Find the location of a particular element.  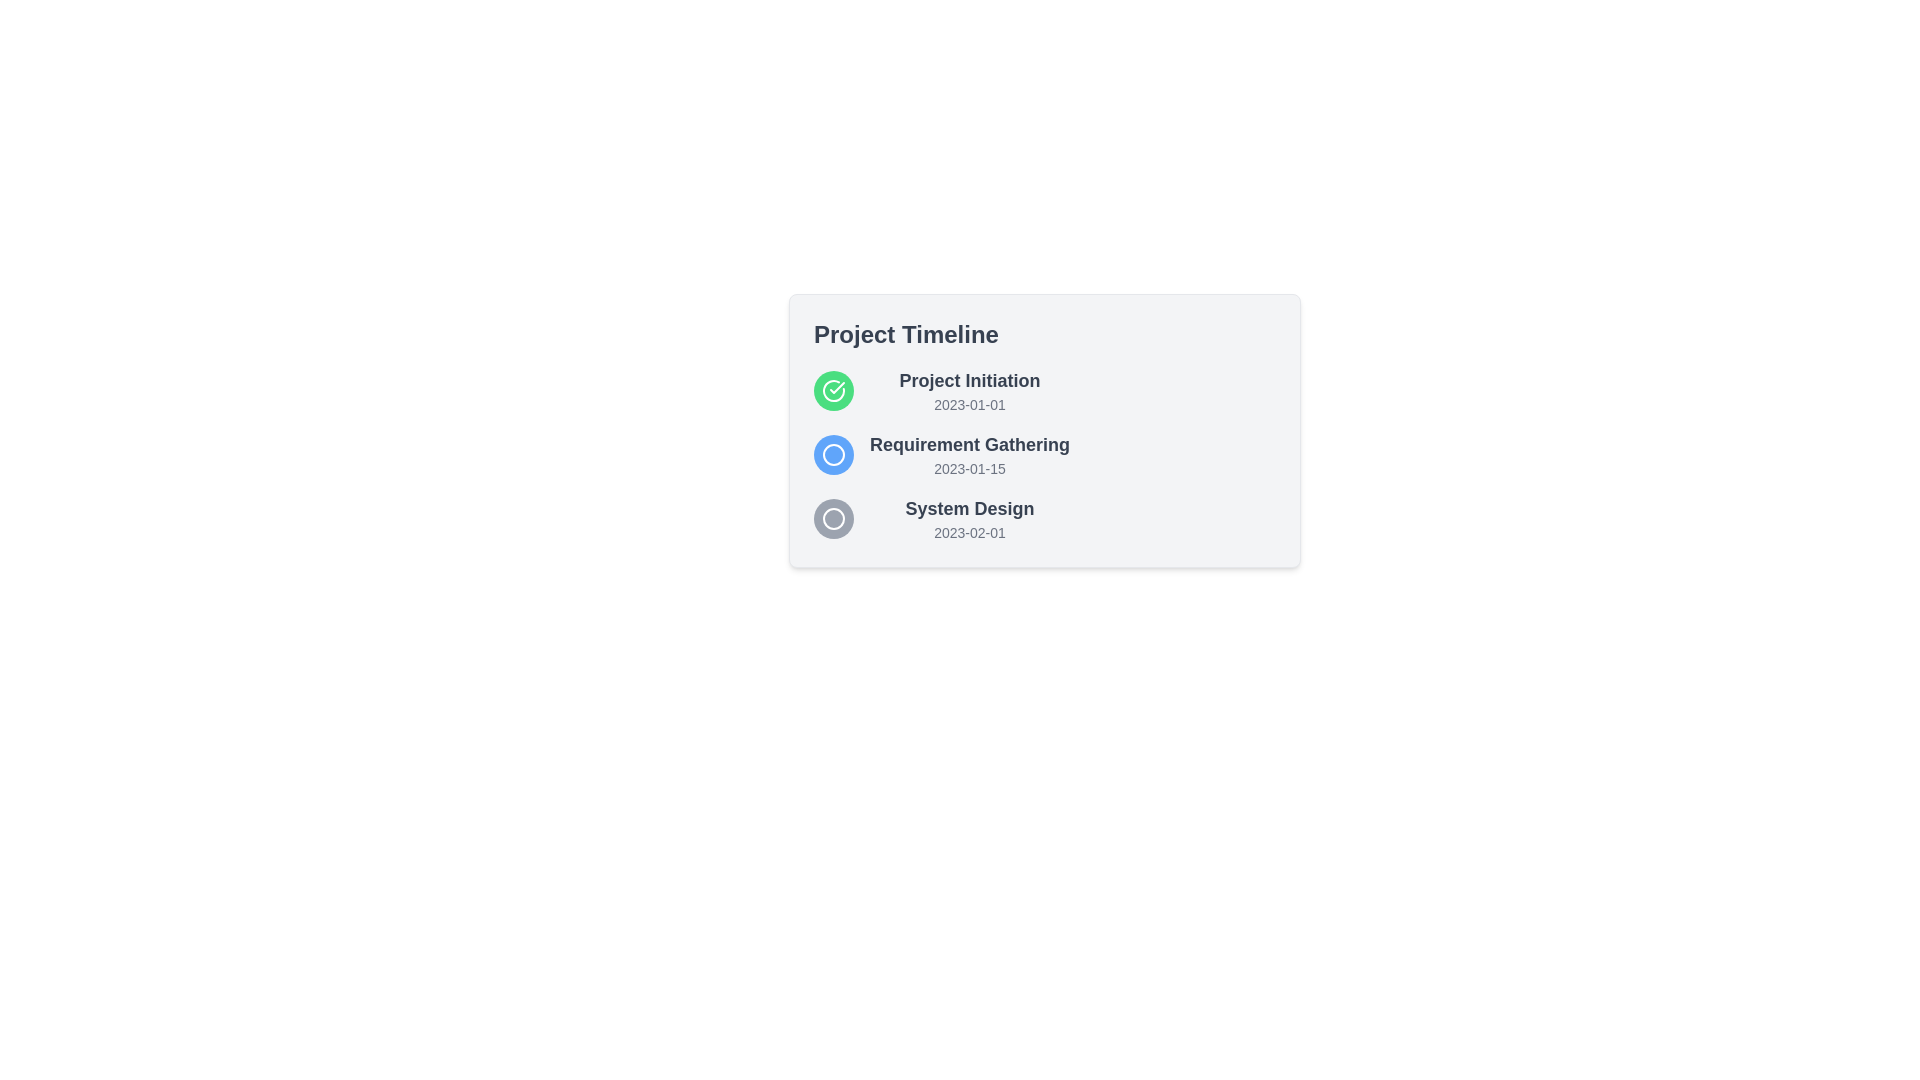

the 'Requirement Gathering' text component in the timeline, which is the second element and is identified by its associated date '2023-01-15' is located at coordinates (969, 455).